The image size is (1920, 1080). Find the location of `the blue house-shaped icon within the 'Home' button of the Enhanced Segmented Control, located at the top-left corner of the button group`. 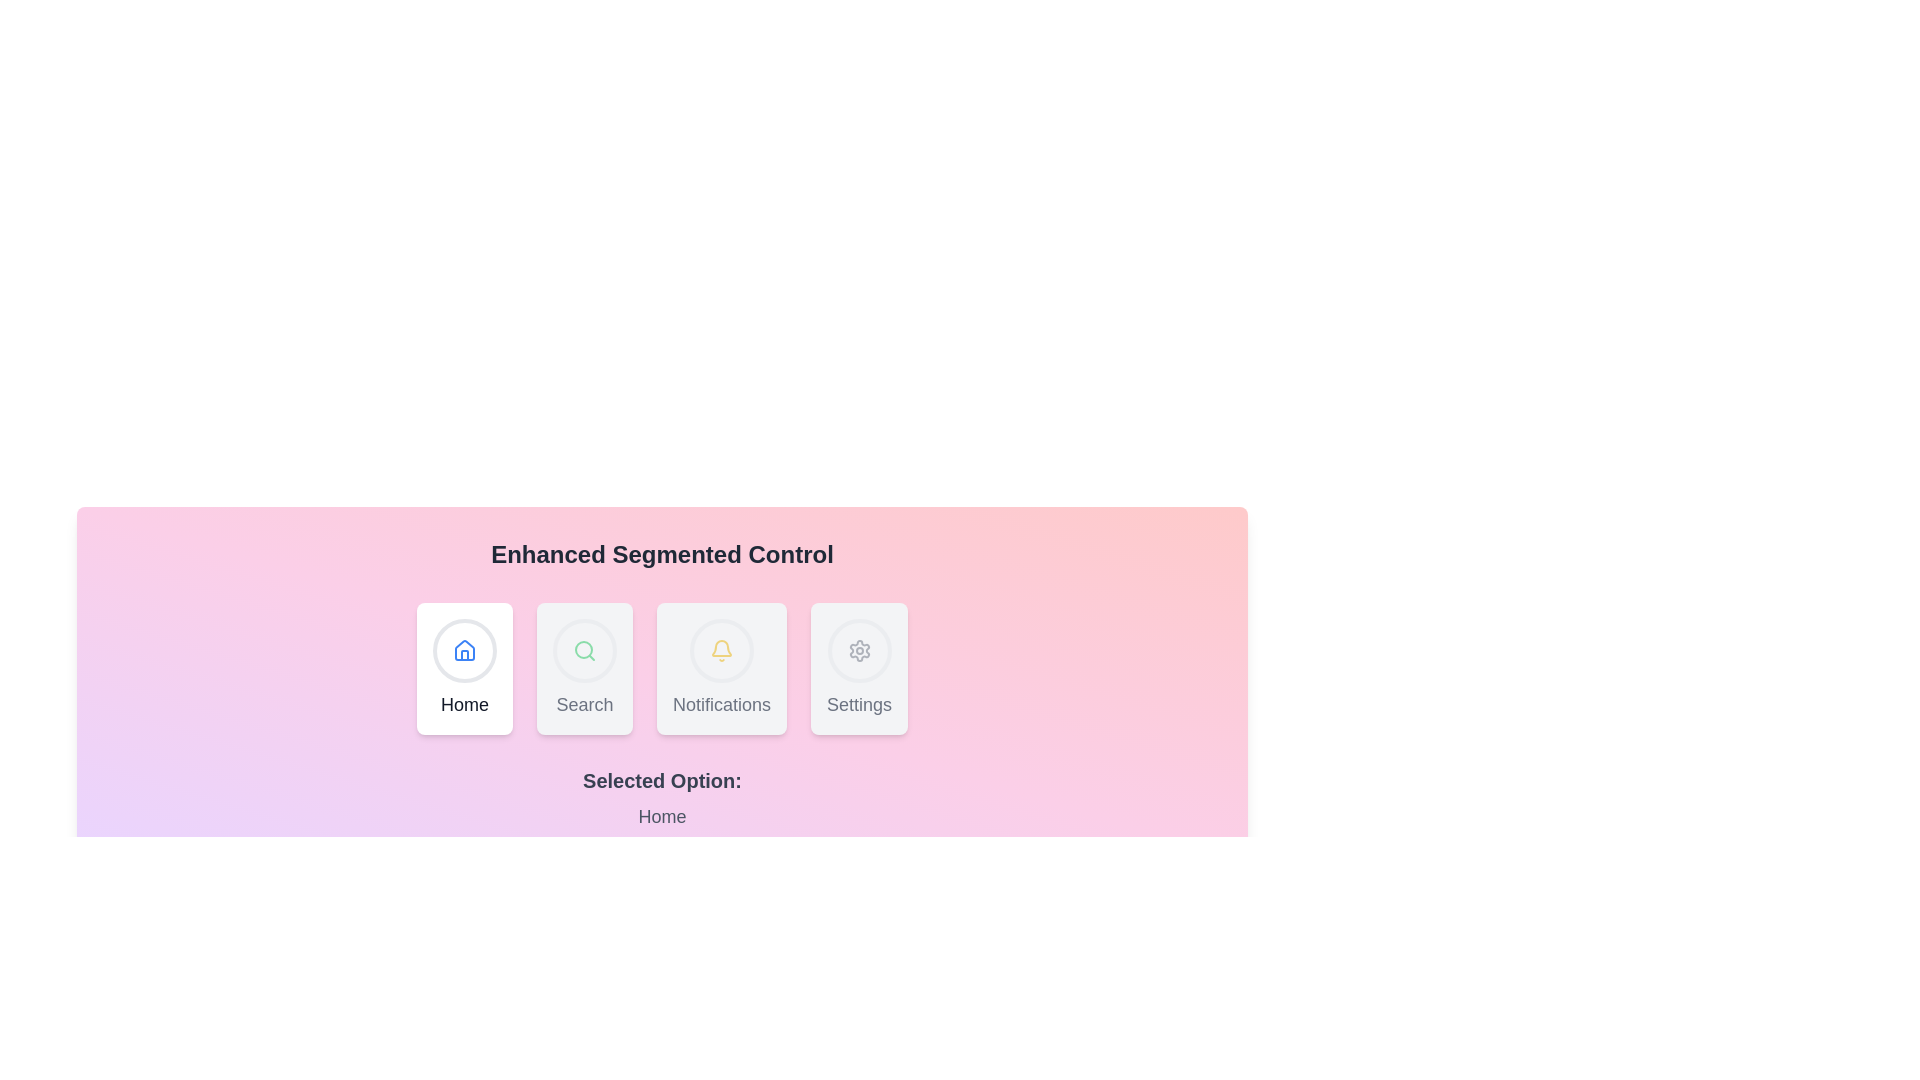

the blue house-shaped icon within the 'Home' button of the Enhanced Segmented Control, located at the top-left corner of the button group is located at coordinates (464, 651).